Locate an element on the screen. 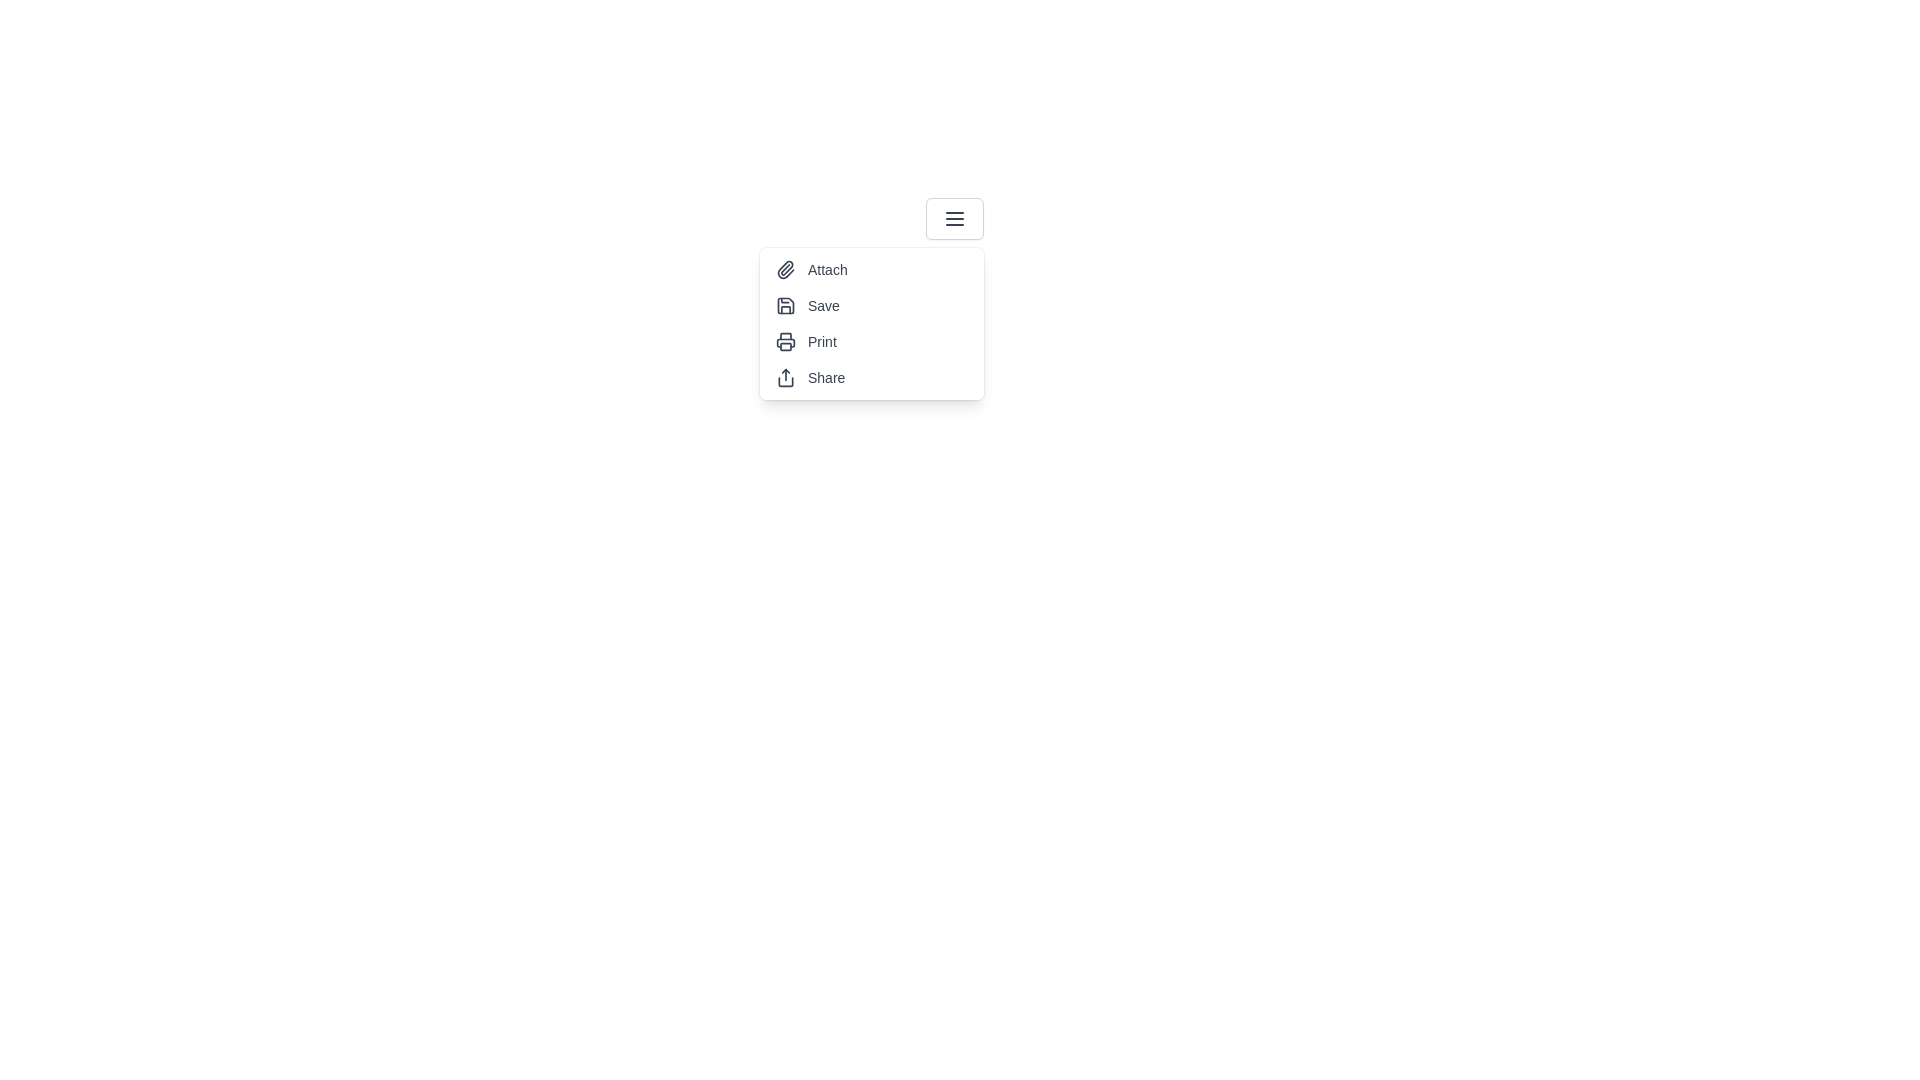 This screenshot has width=1920, height=1080. the dropdown menu containing multiple interactive buttons is located at coordinates (872, 323).